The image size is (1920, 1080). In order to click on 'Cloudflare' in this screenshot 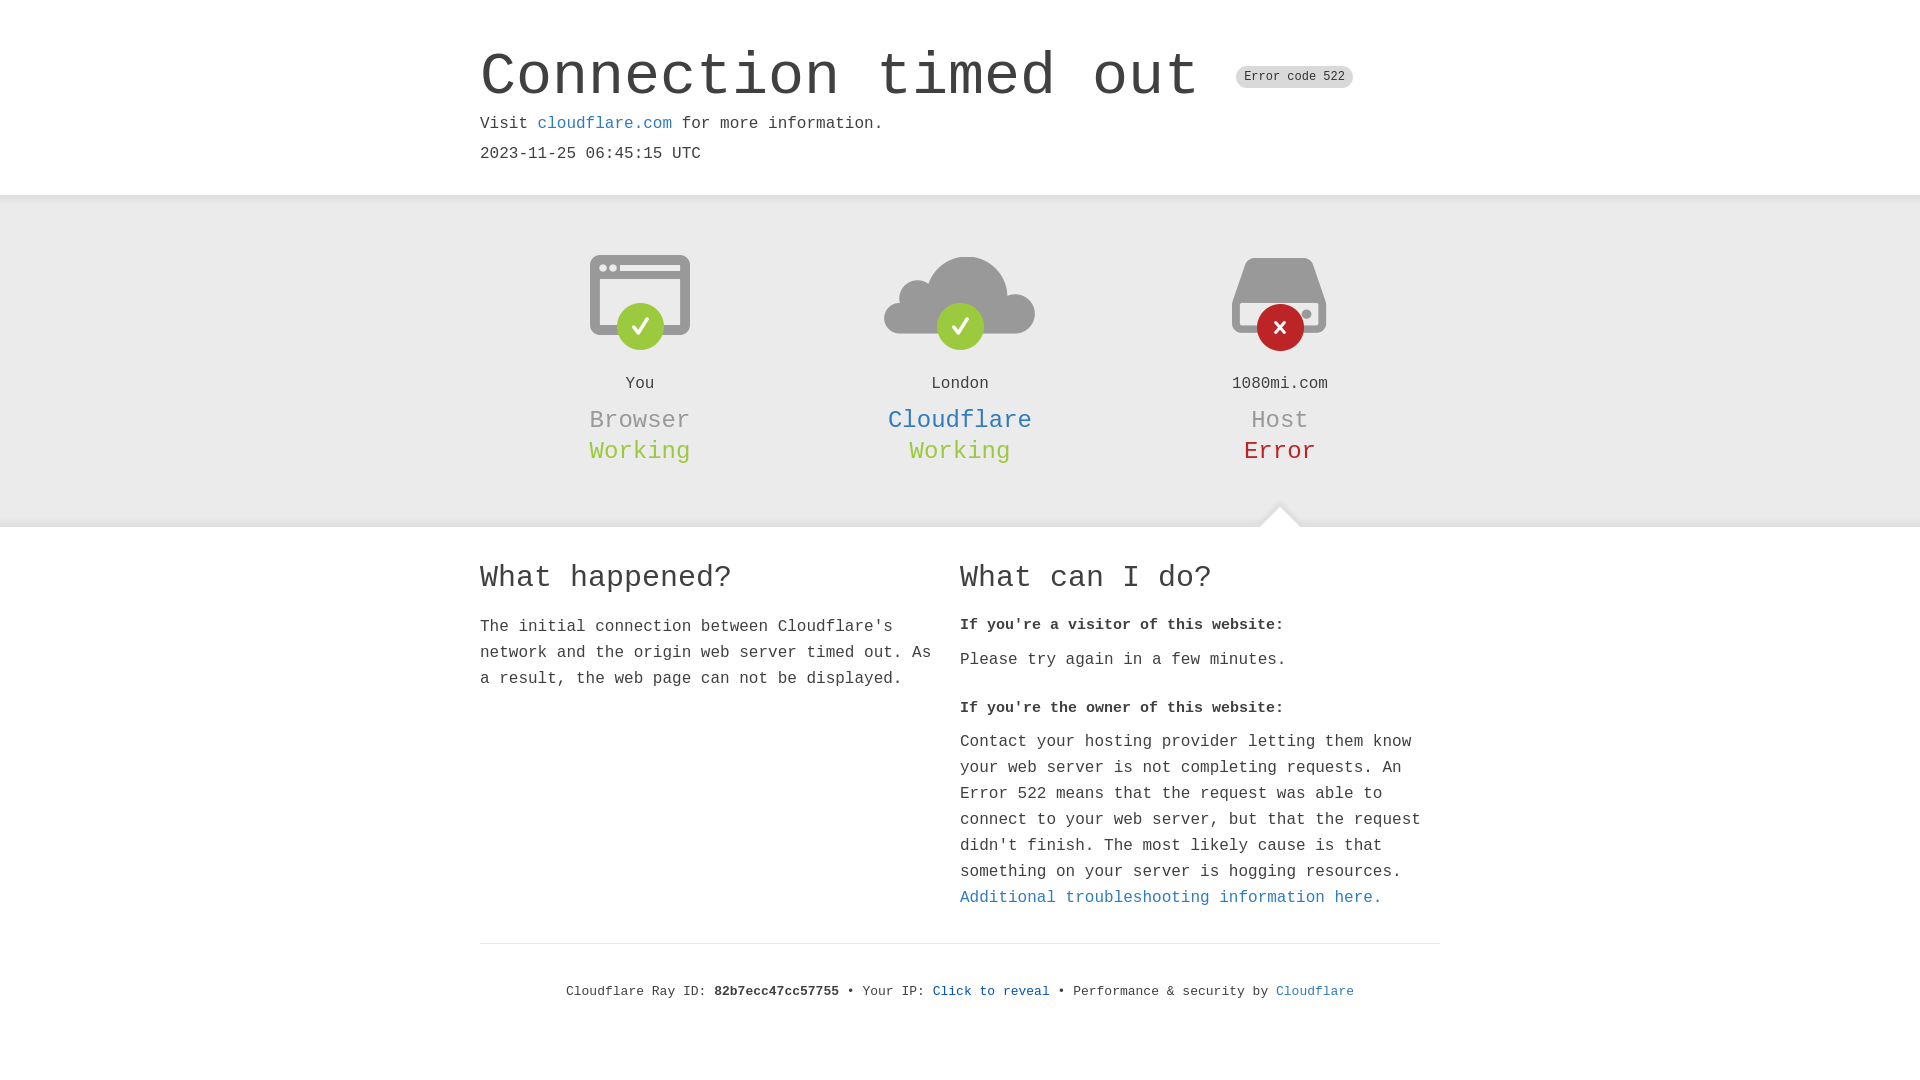, I will do `click(960, 419)`.